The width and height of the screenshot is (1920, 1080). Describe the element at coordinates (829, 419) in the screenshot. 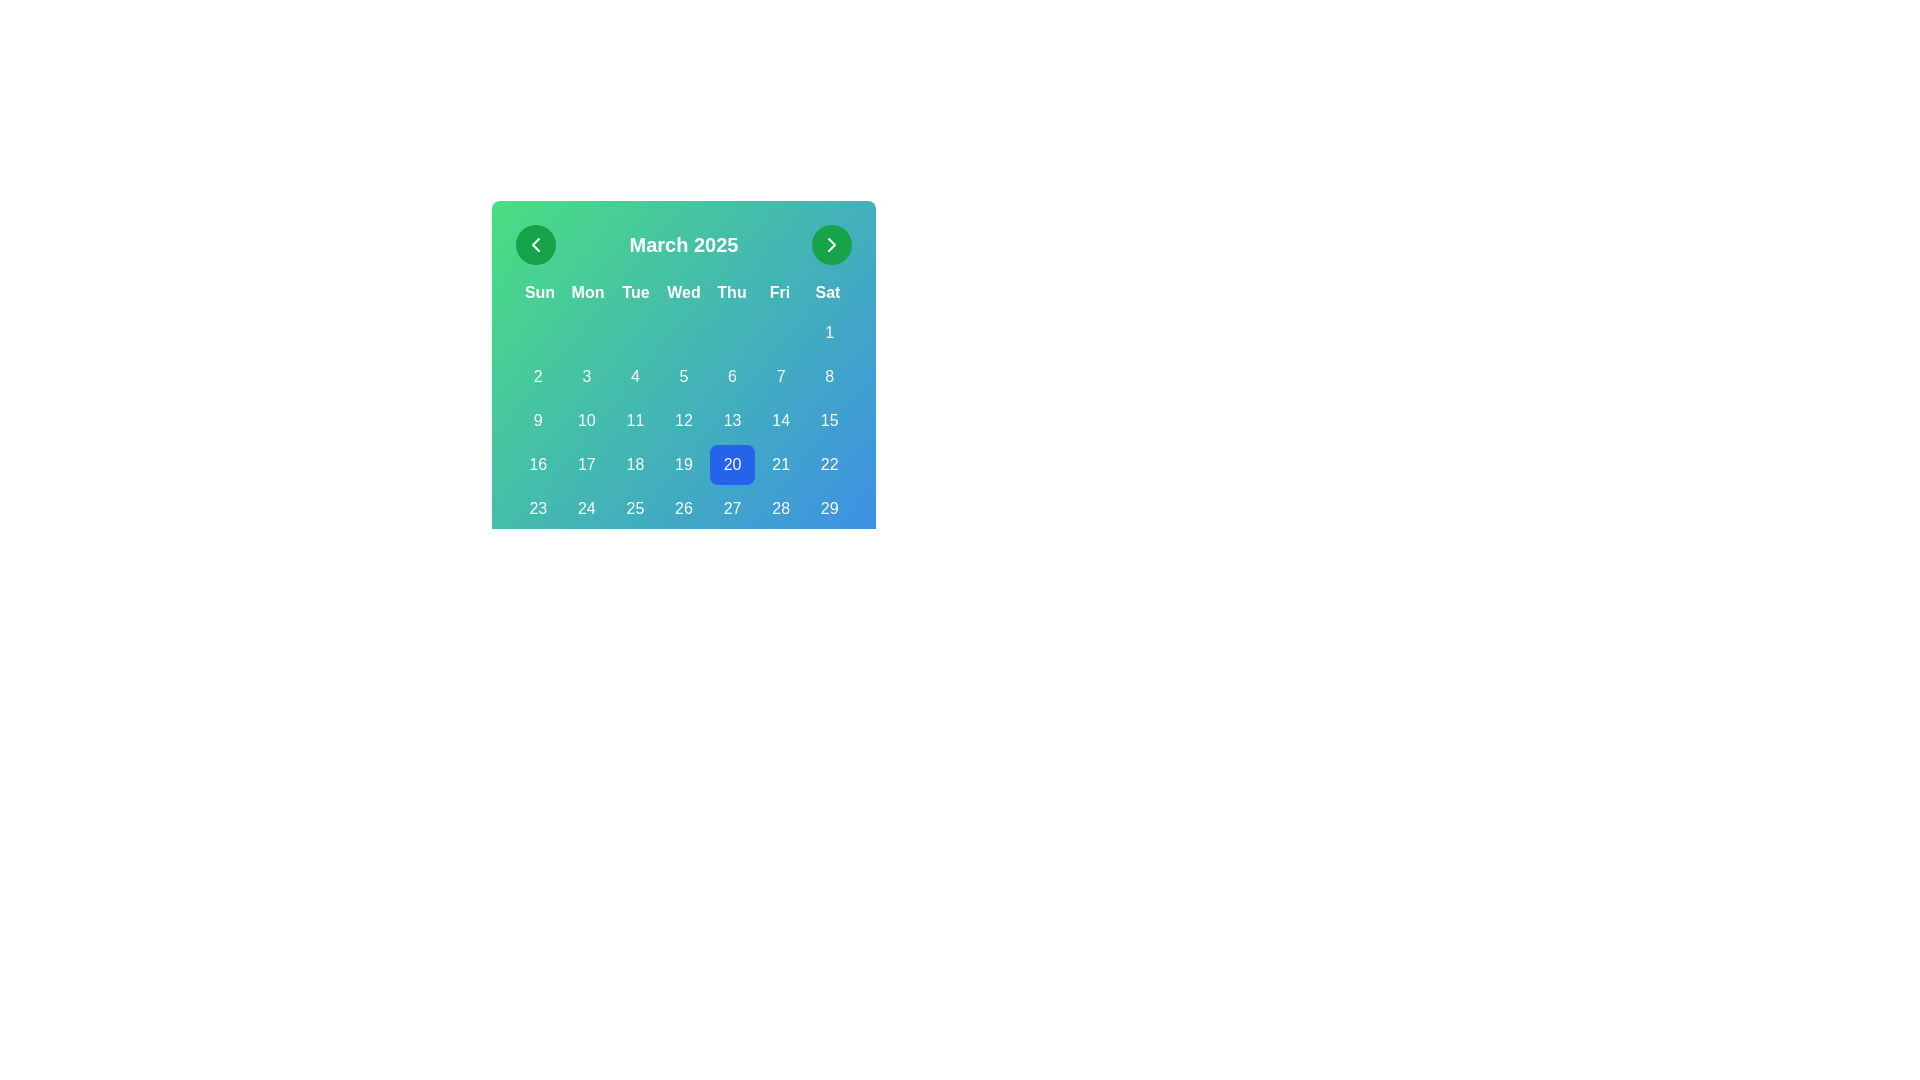

I see `the interactive calendar day cell displaying the number '15'` at that location.